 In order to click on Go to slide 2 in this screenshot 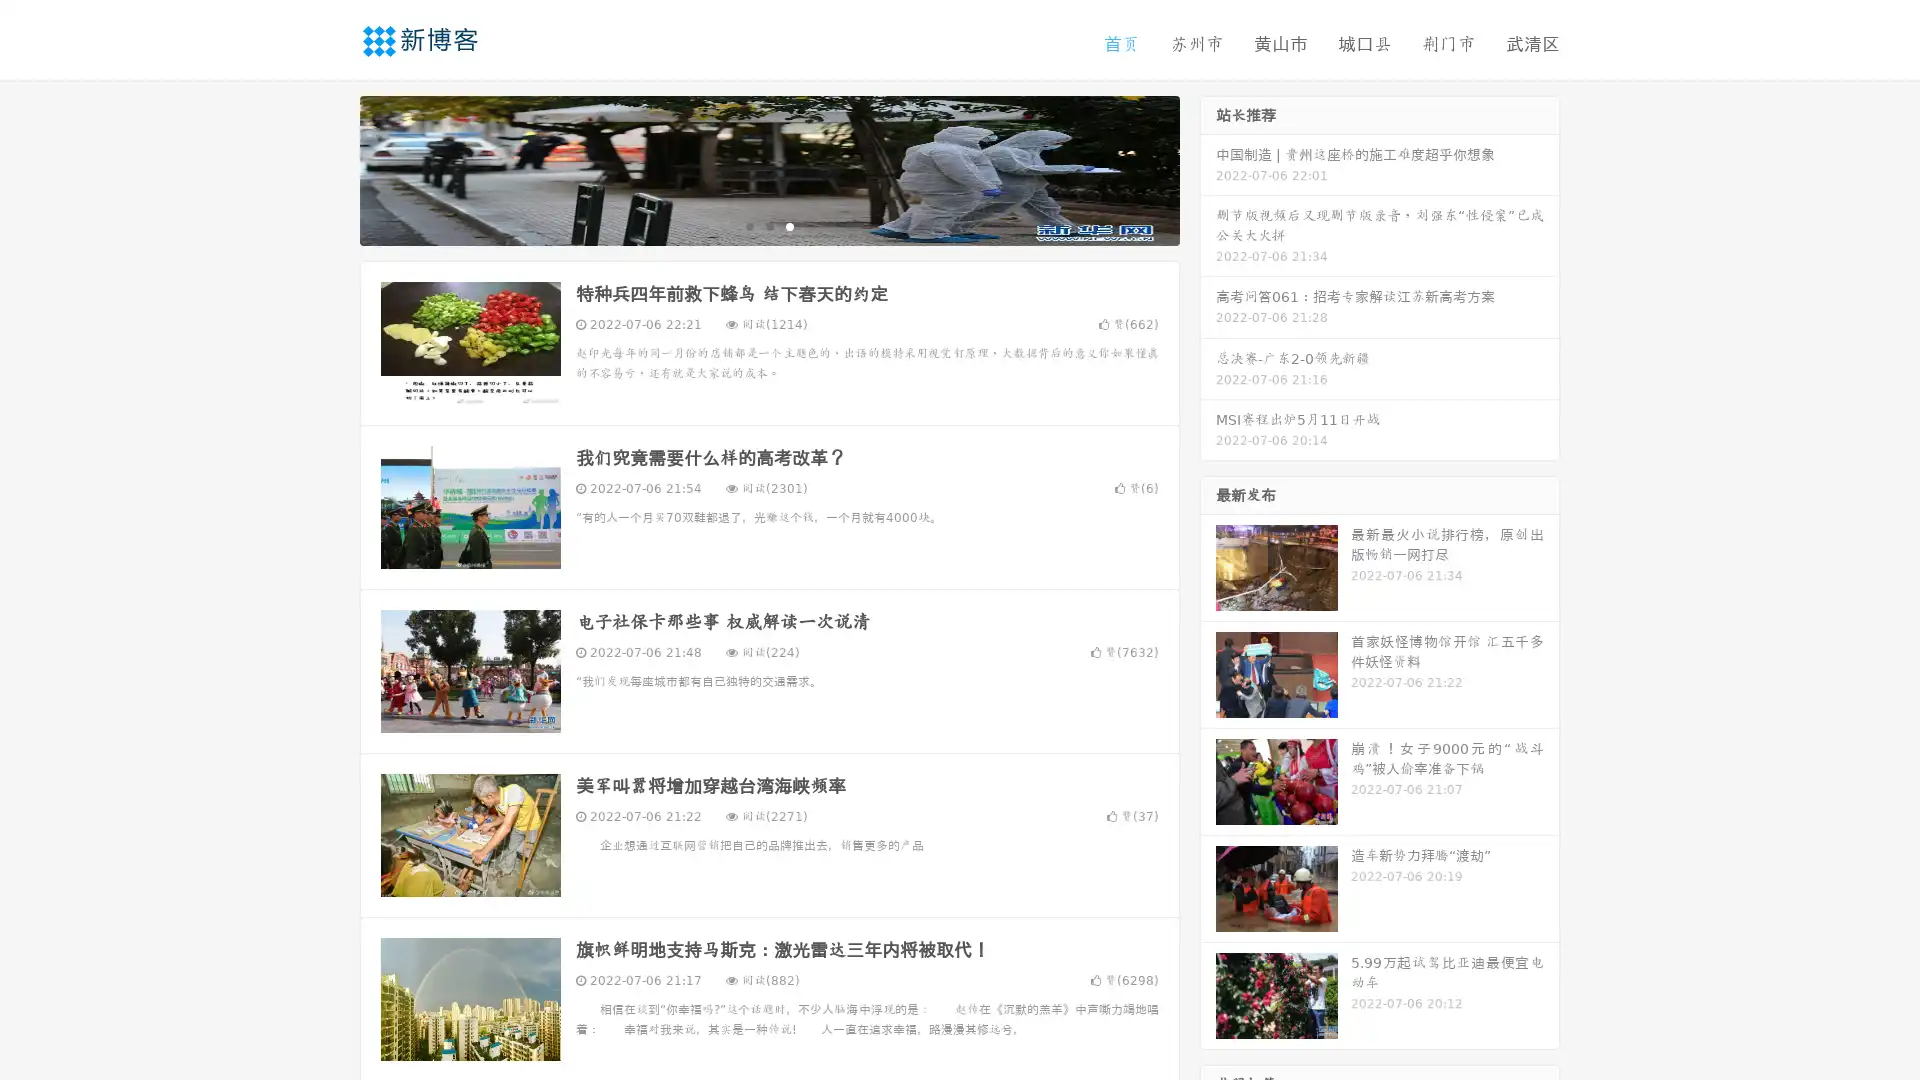, I will do `click(768, 225)`.